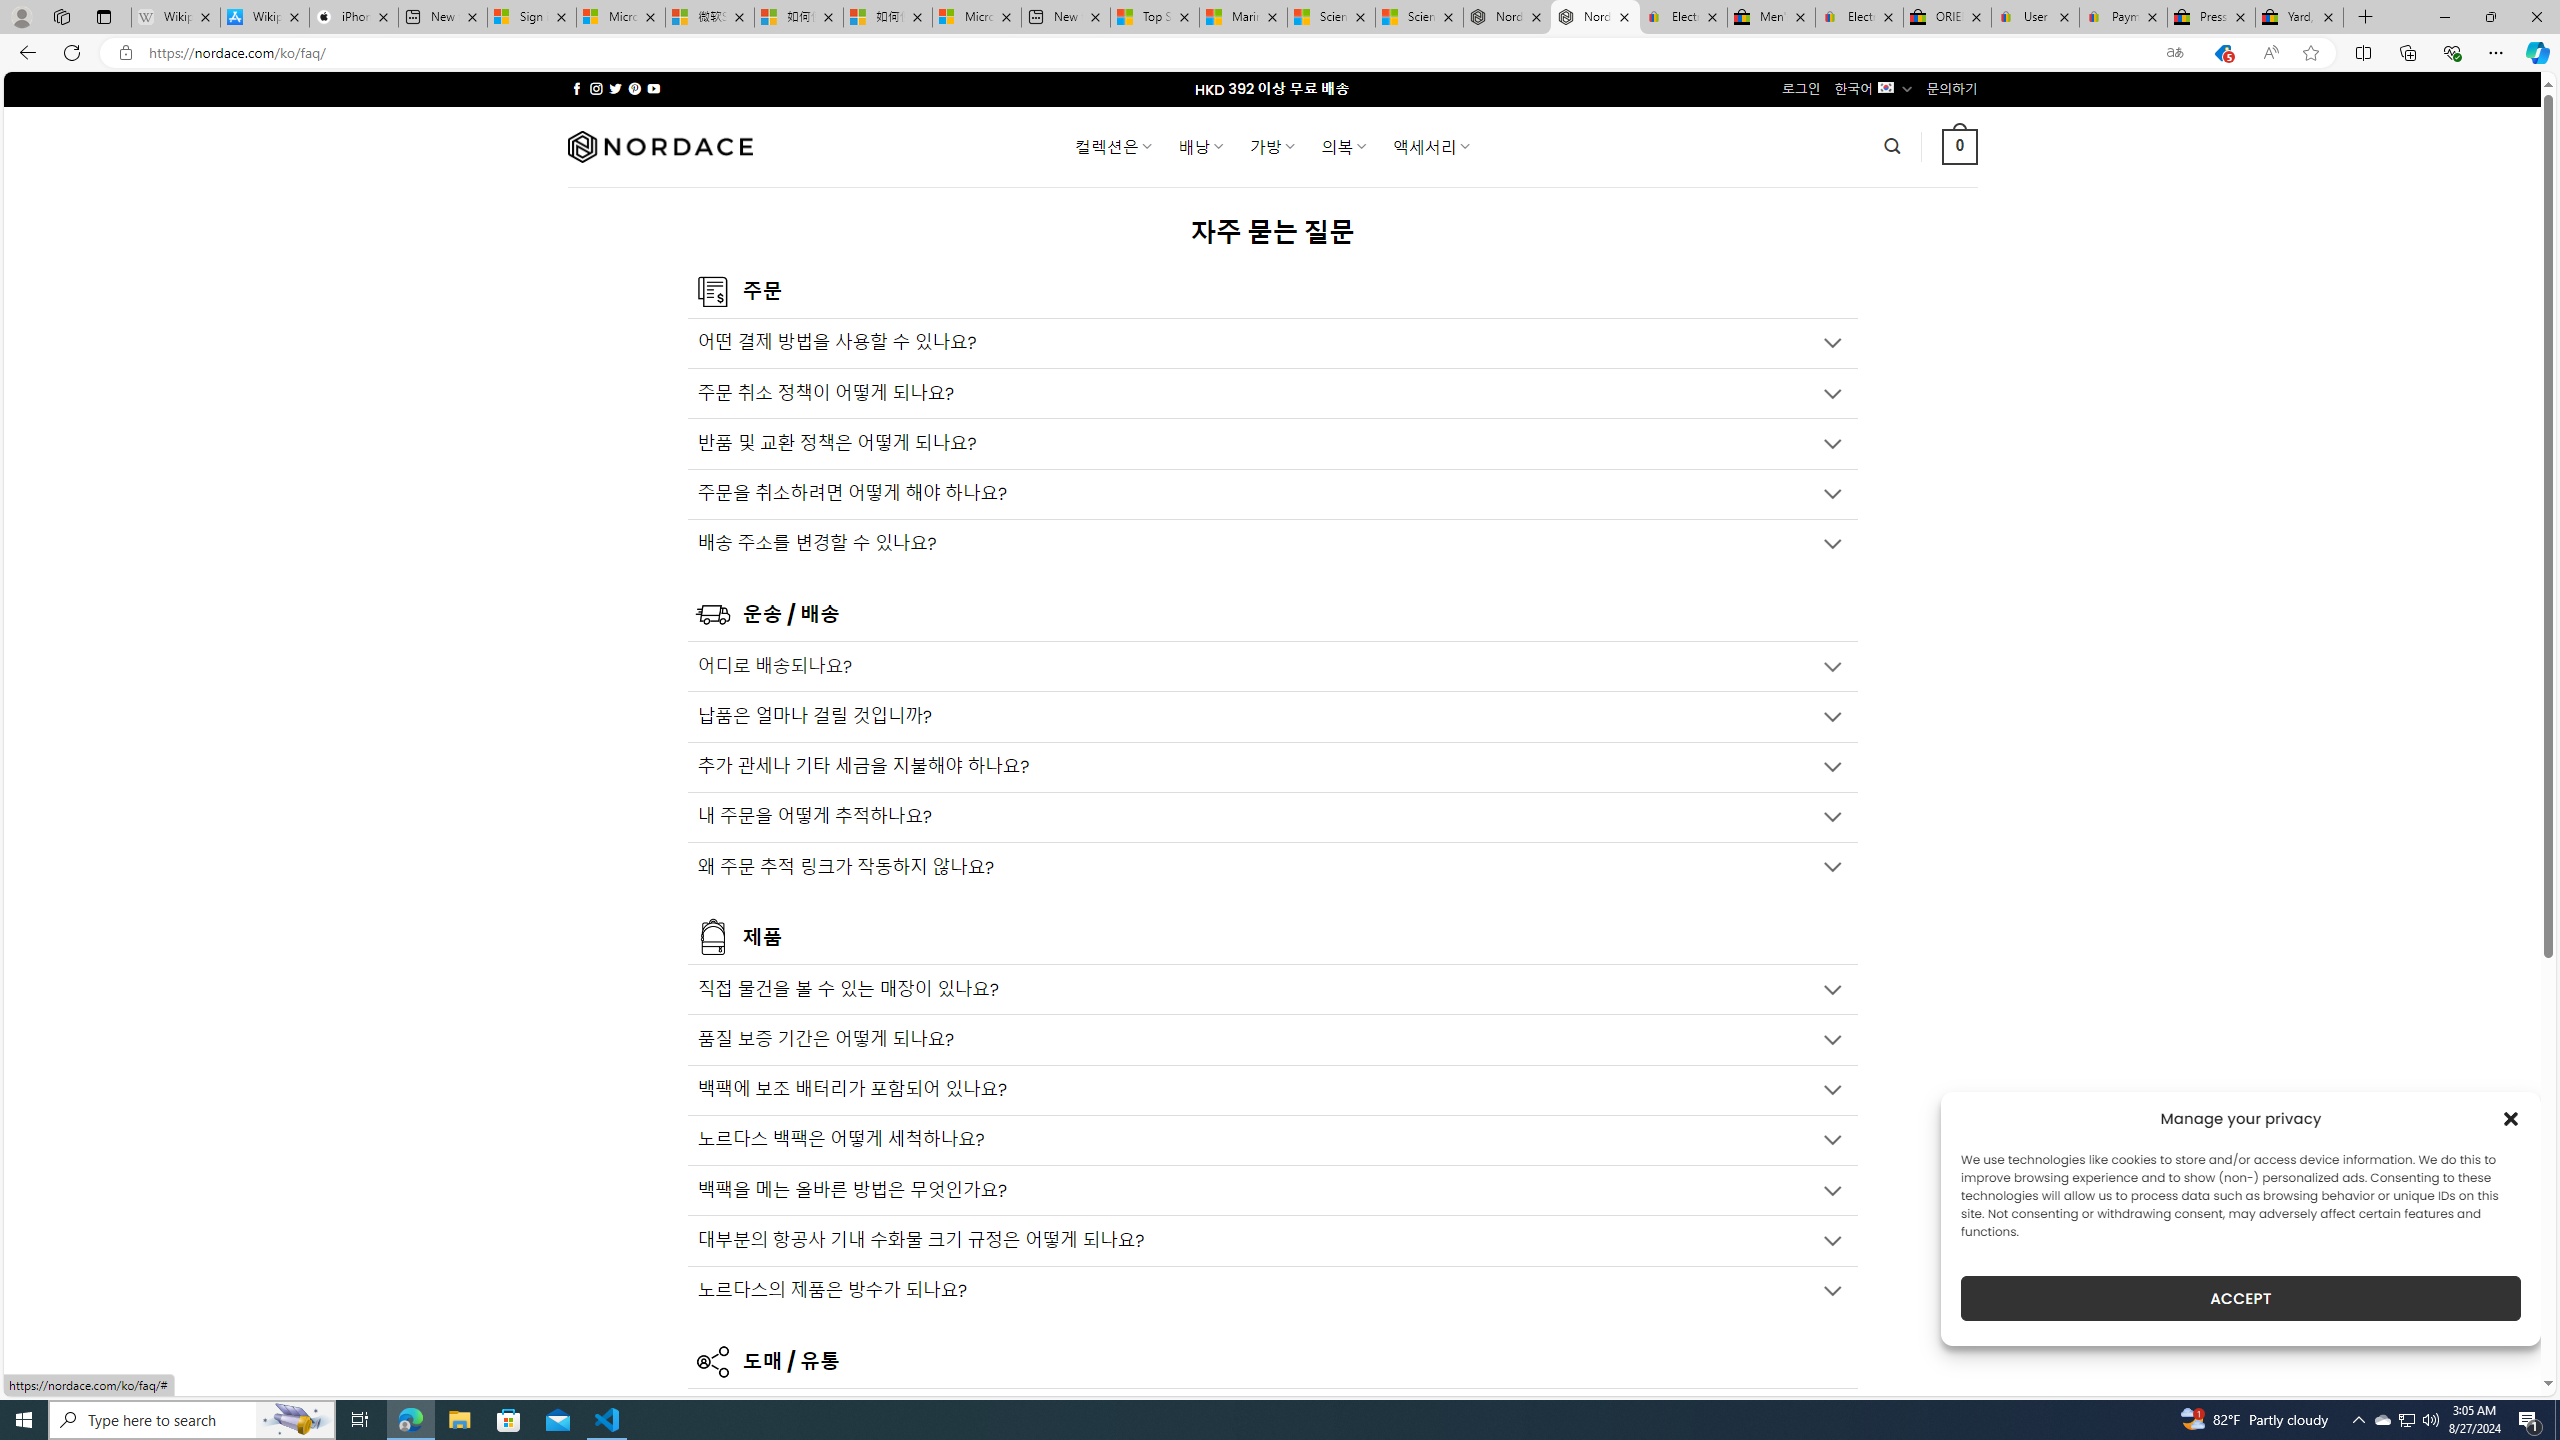 This screenshot has width=2560, height=1440. Describe the element at coordinates (1153, 16) in the screenshot. I see `'Top Stories - MSN'` at that location.